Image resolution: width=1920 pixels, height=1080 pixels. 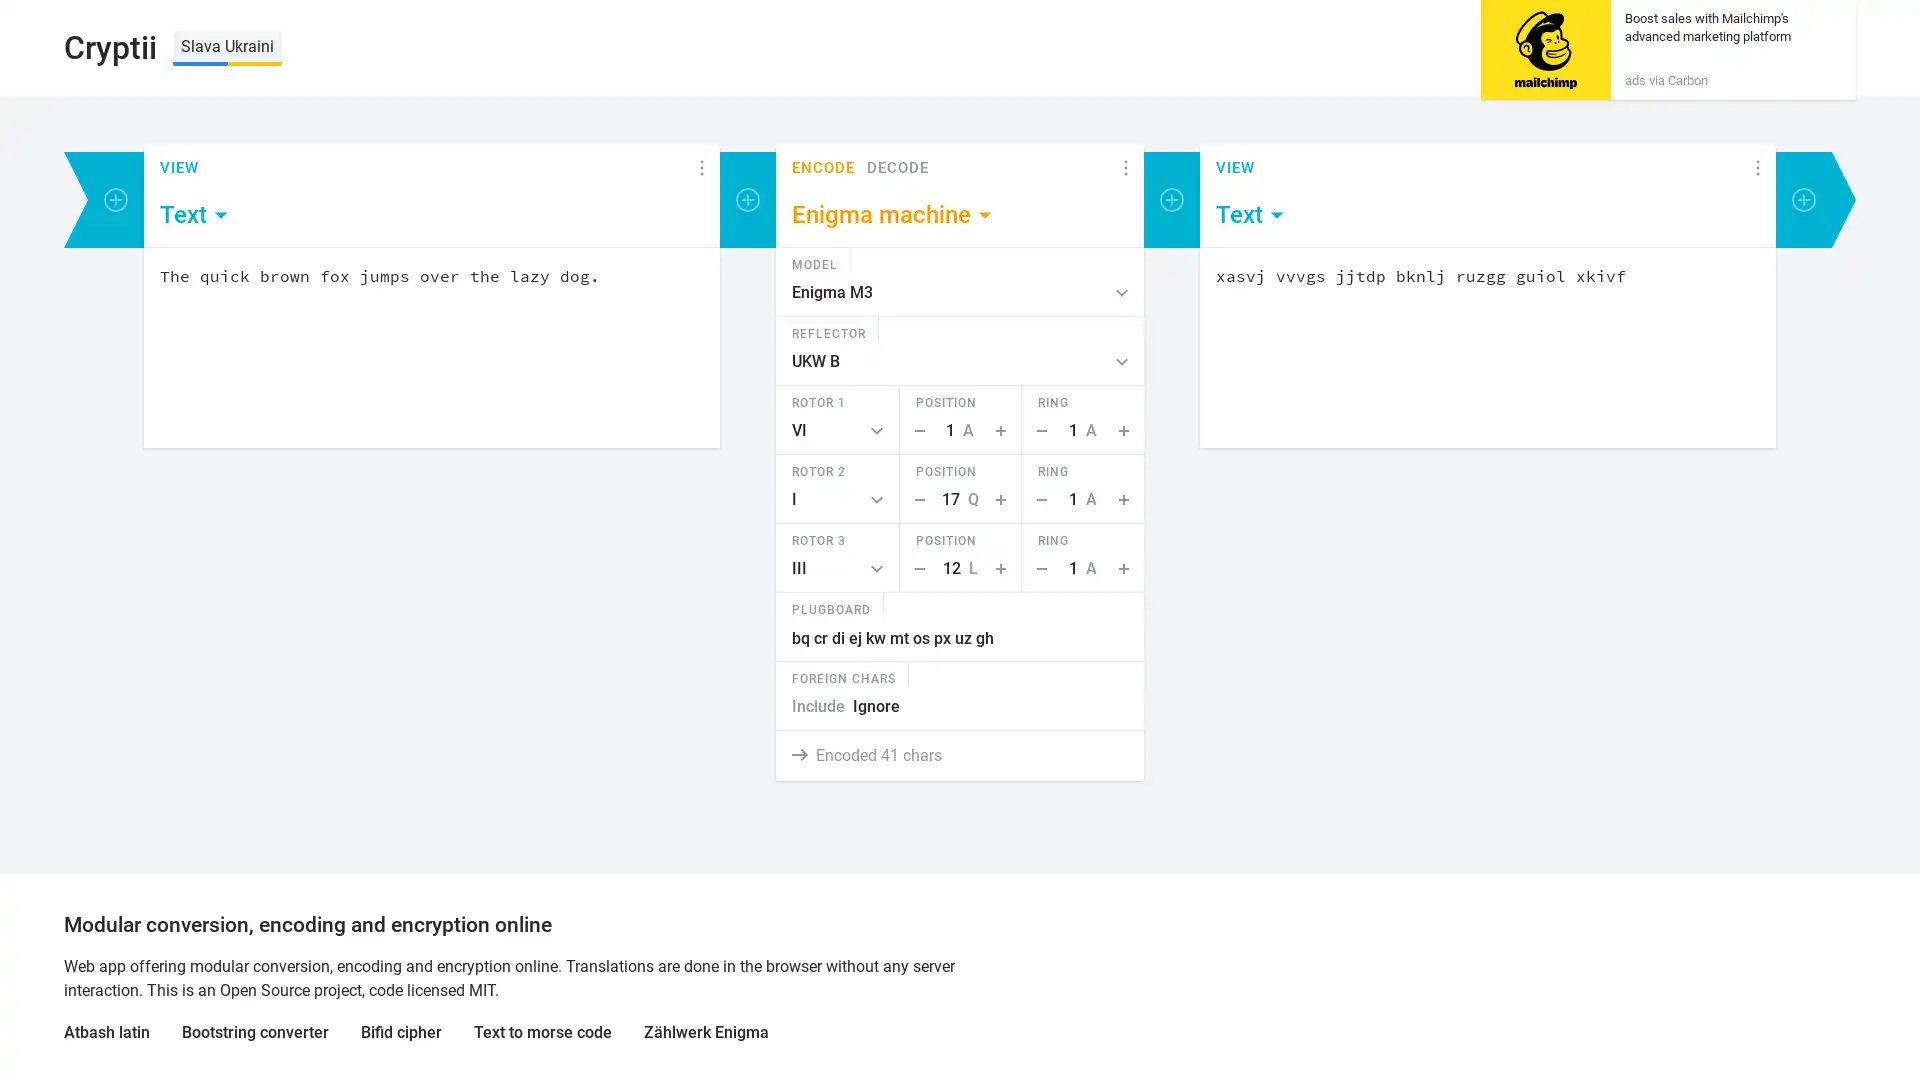 What do you see at coordinates (914, 499) in the screenshot?
I see `Step Down` at bounding box center [914, 499].